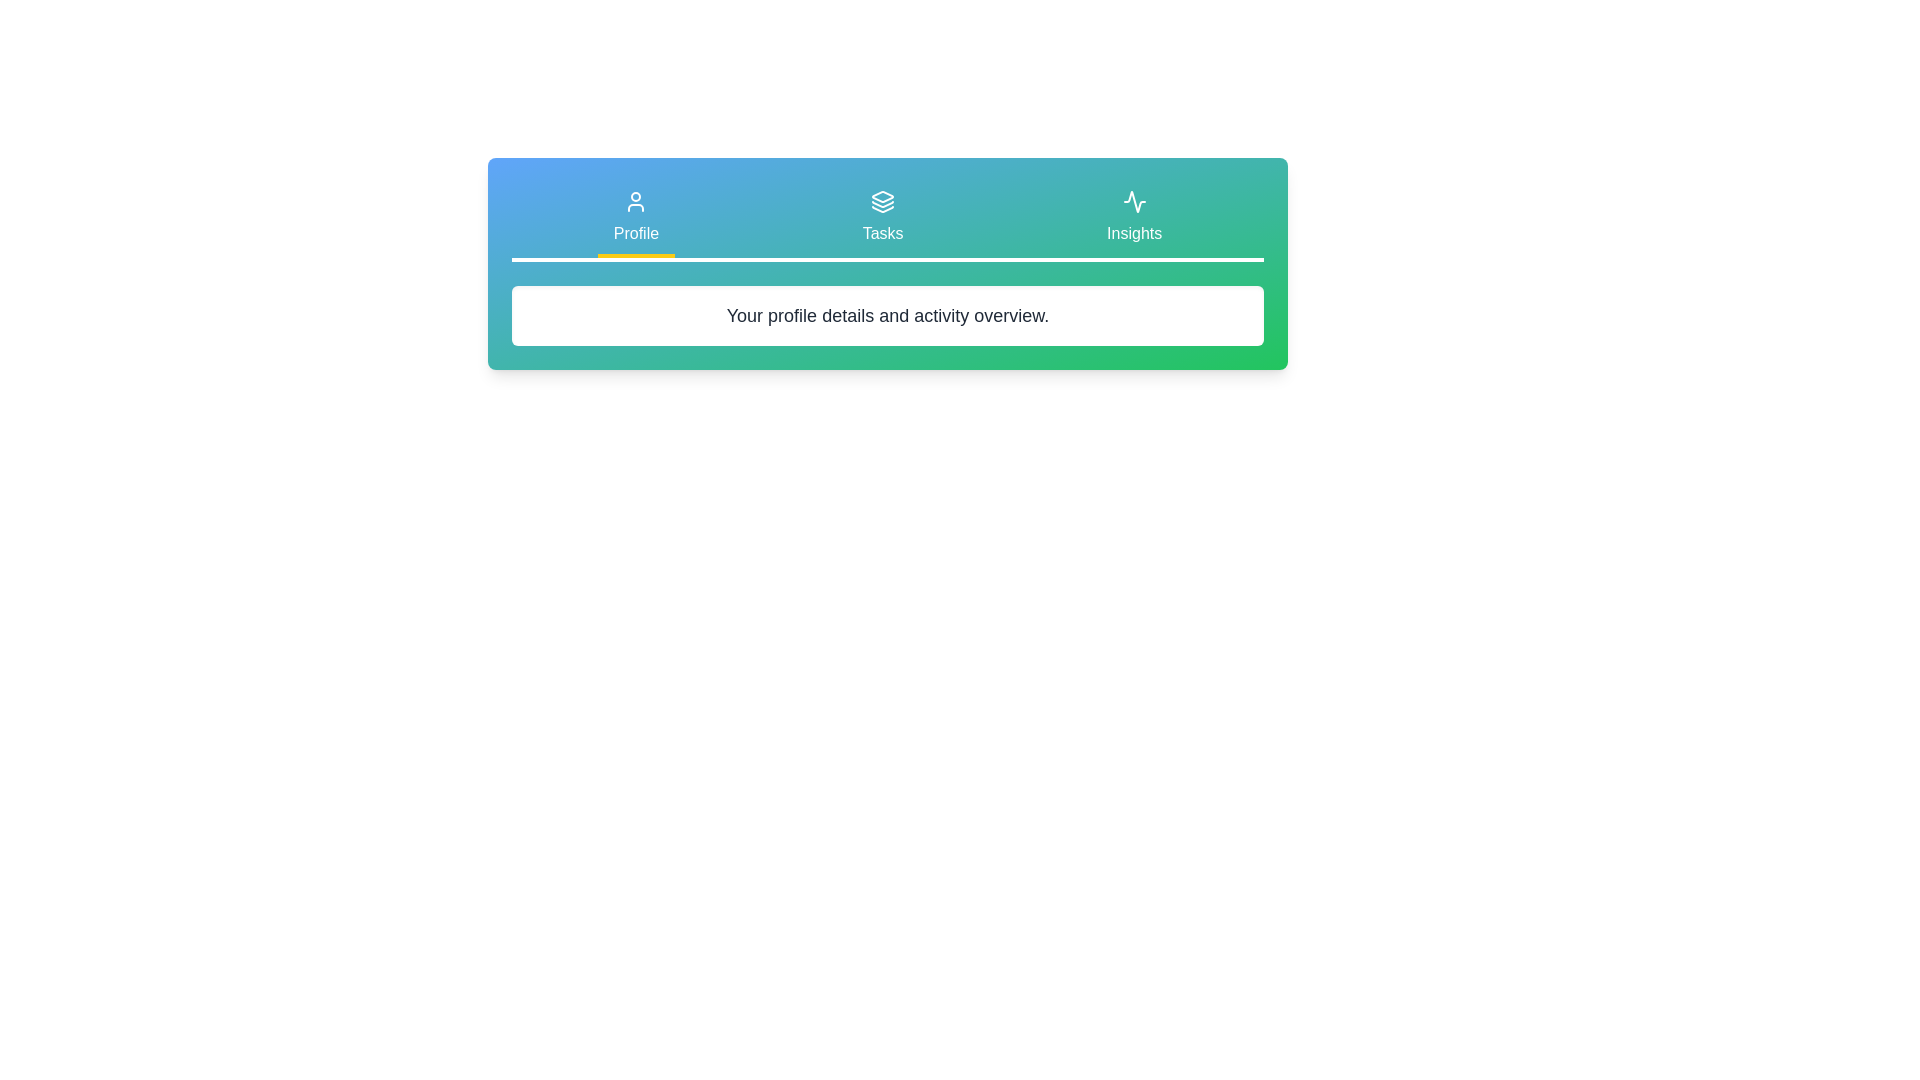 This screenshot has height=1080, width=1920. Describe the element at coordinates (1134, 219) in the screenshot. I see `the tab labeled 'Insights' to inspect its visual design` at that location.